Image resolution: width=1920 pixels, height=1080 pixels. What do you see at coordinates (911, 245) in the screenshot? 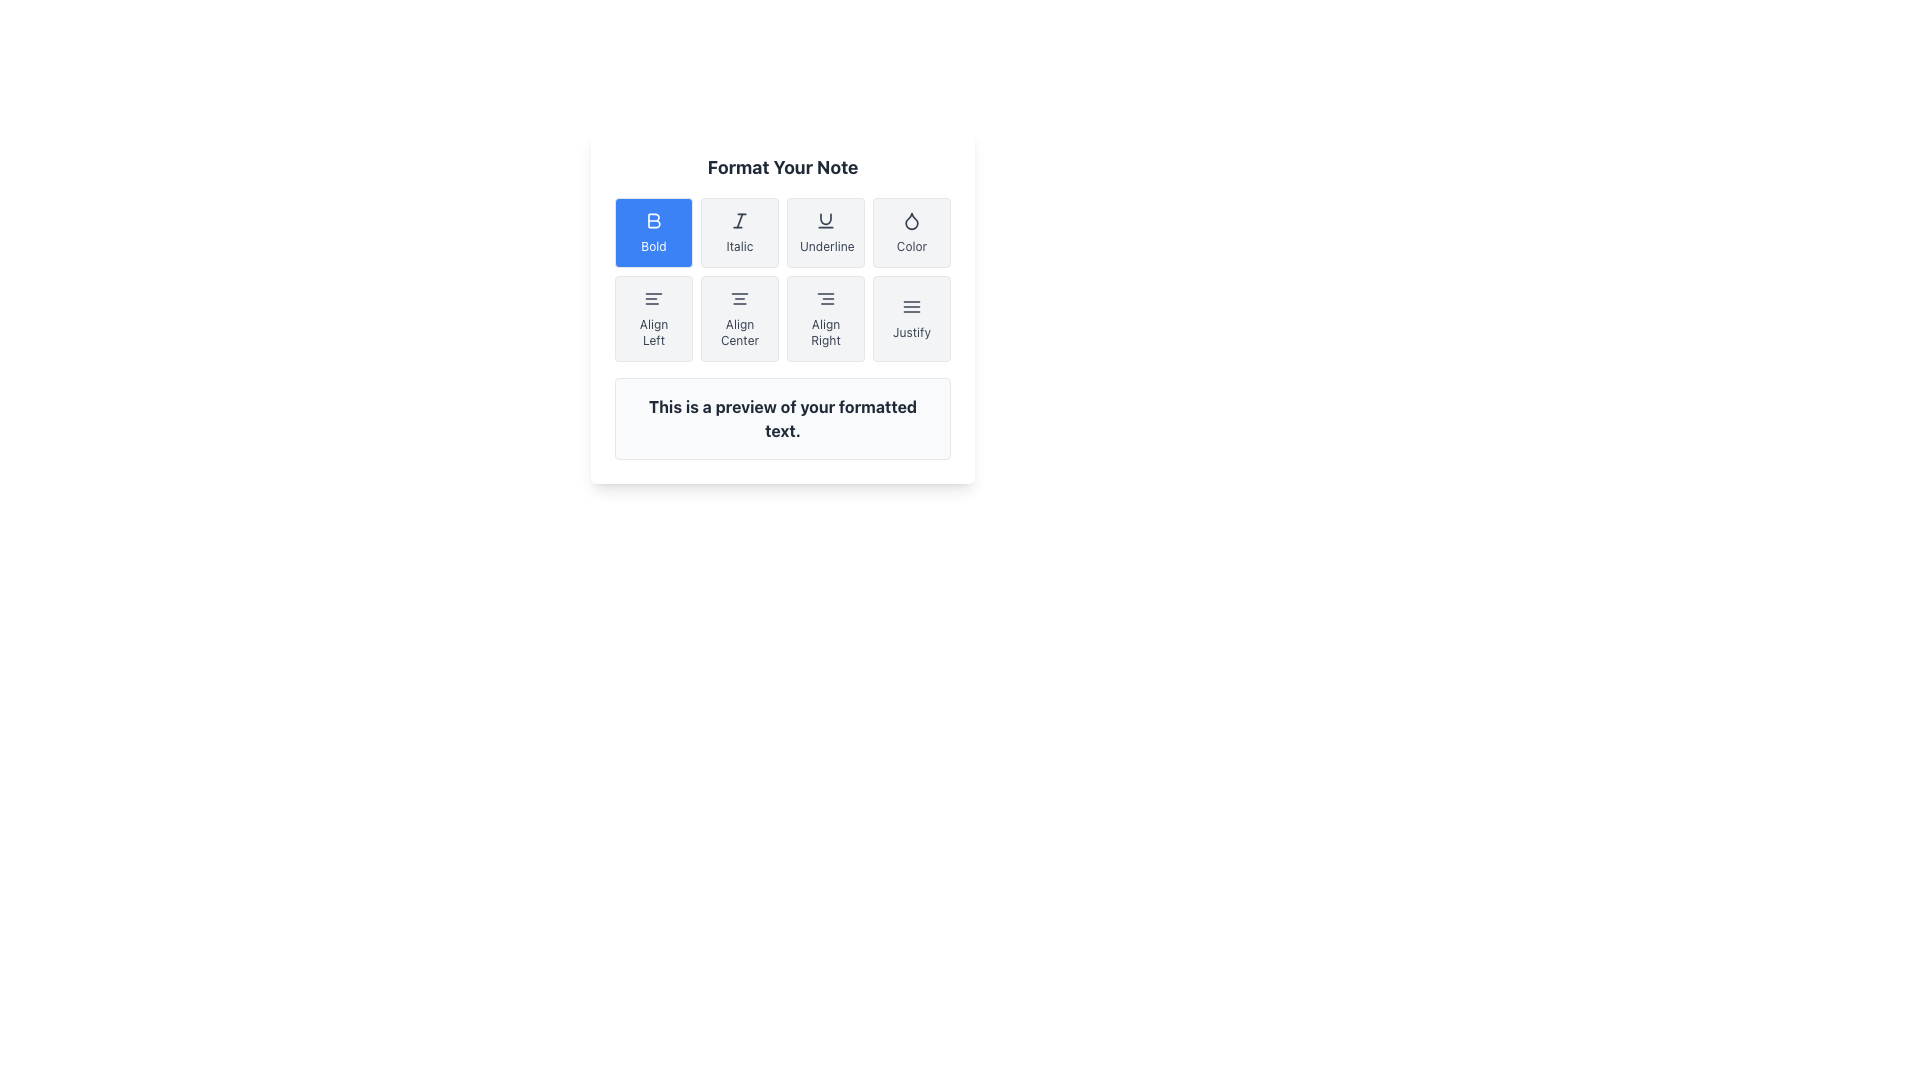
I see `text label that reads 'Color', which is styled with a small font size and is positioned below a water droplet icon in the 'Format Your Note' section` at bounding box center [911, 245].